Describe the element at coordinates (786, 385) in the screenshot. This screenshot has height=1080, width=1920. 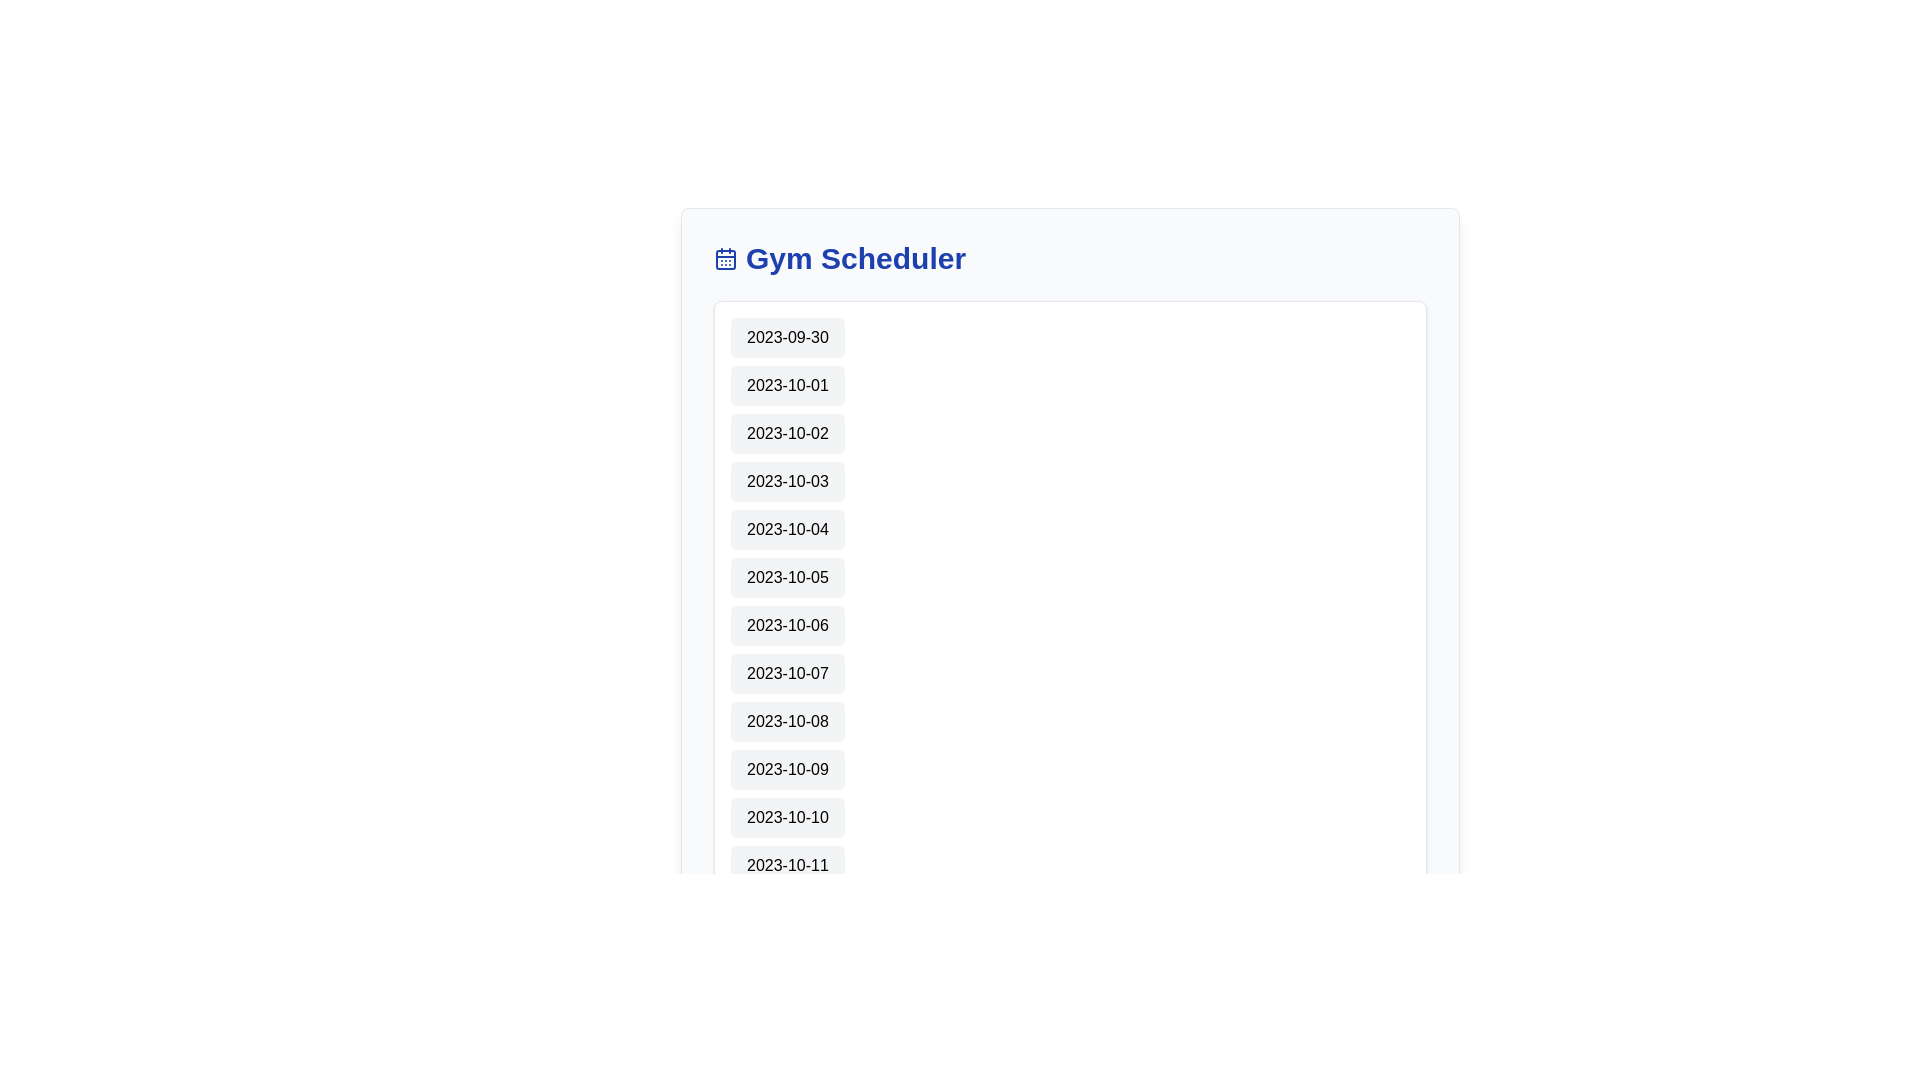
I see `the selectable date element positioned between '2023-09-30' and '2023-10-02'` at that location.